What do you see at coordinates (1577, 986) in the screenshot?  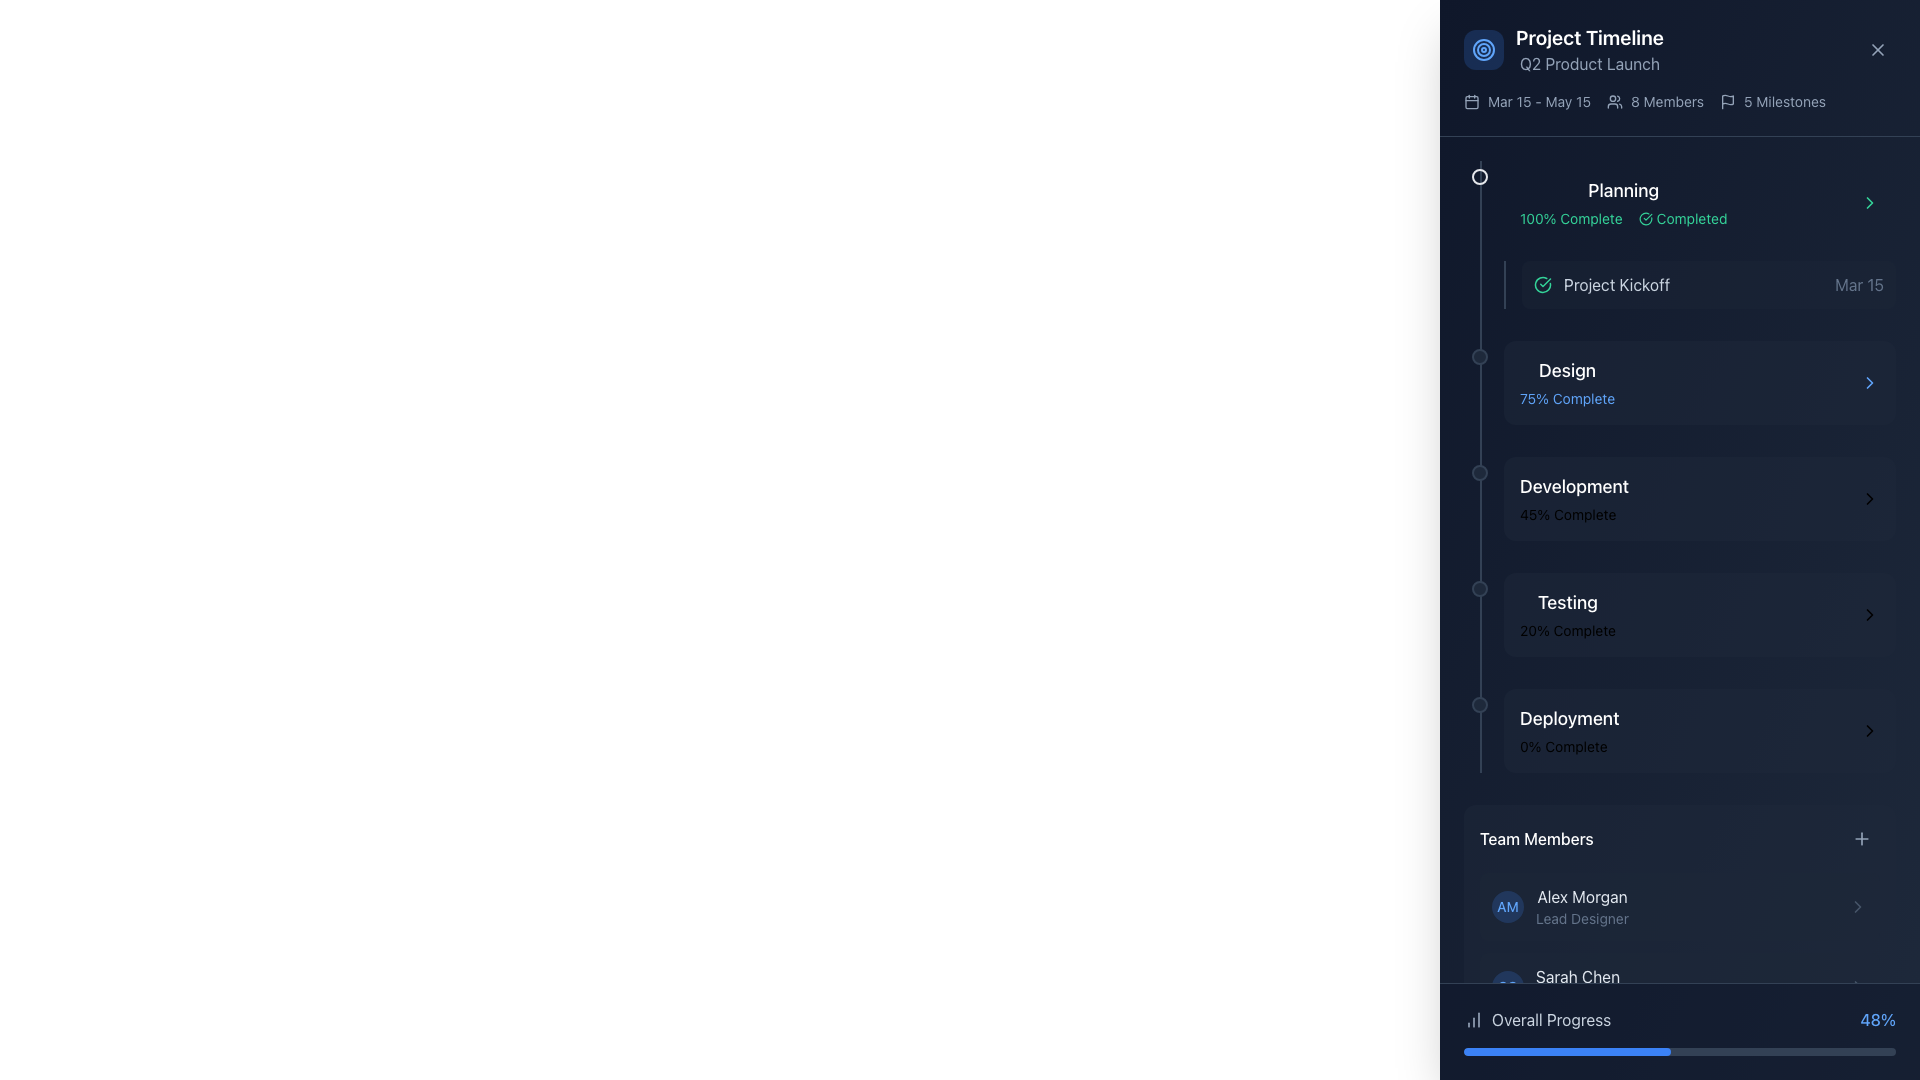 I see `the context information from the user profile display of the team member next` at bounding box center [1577, 986].